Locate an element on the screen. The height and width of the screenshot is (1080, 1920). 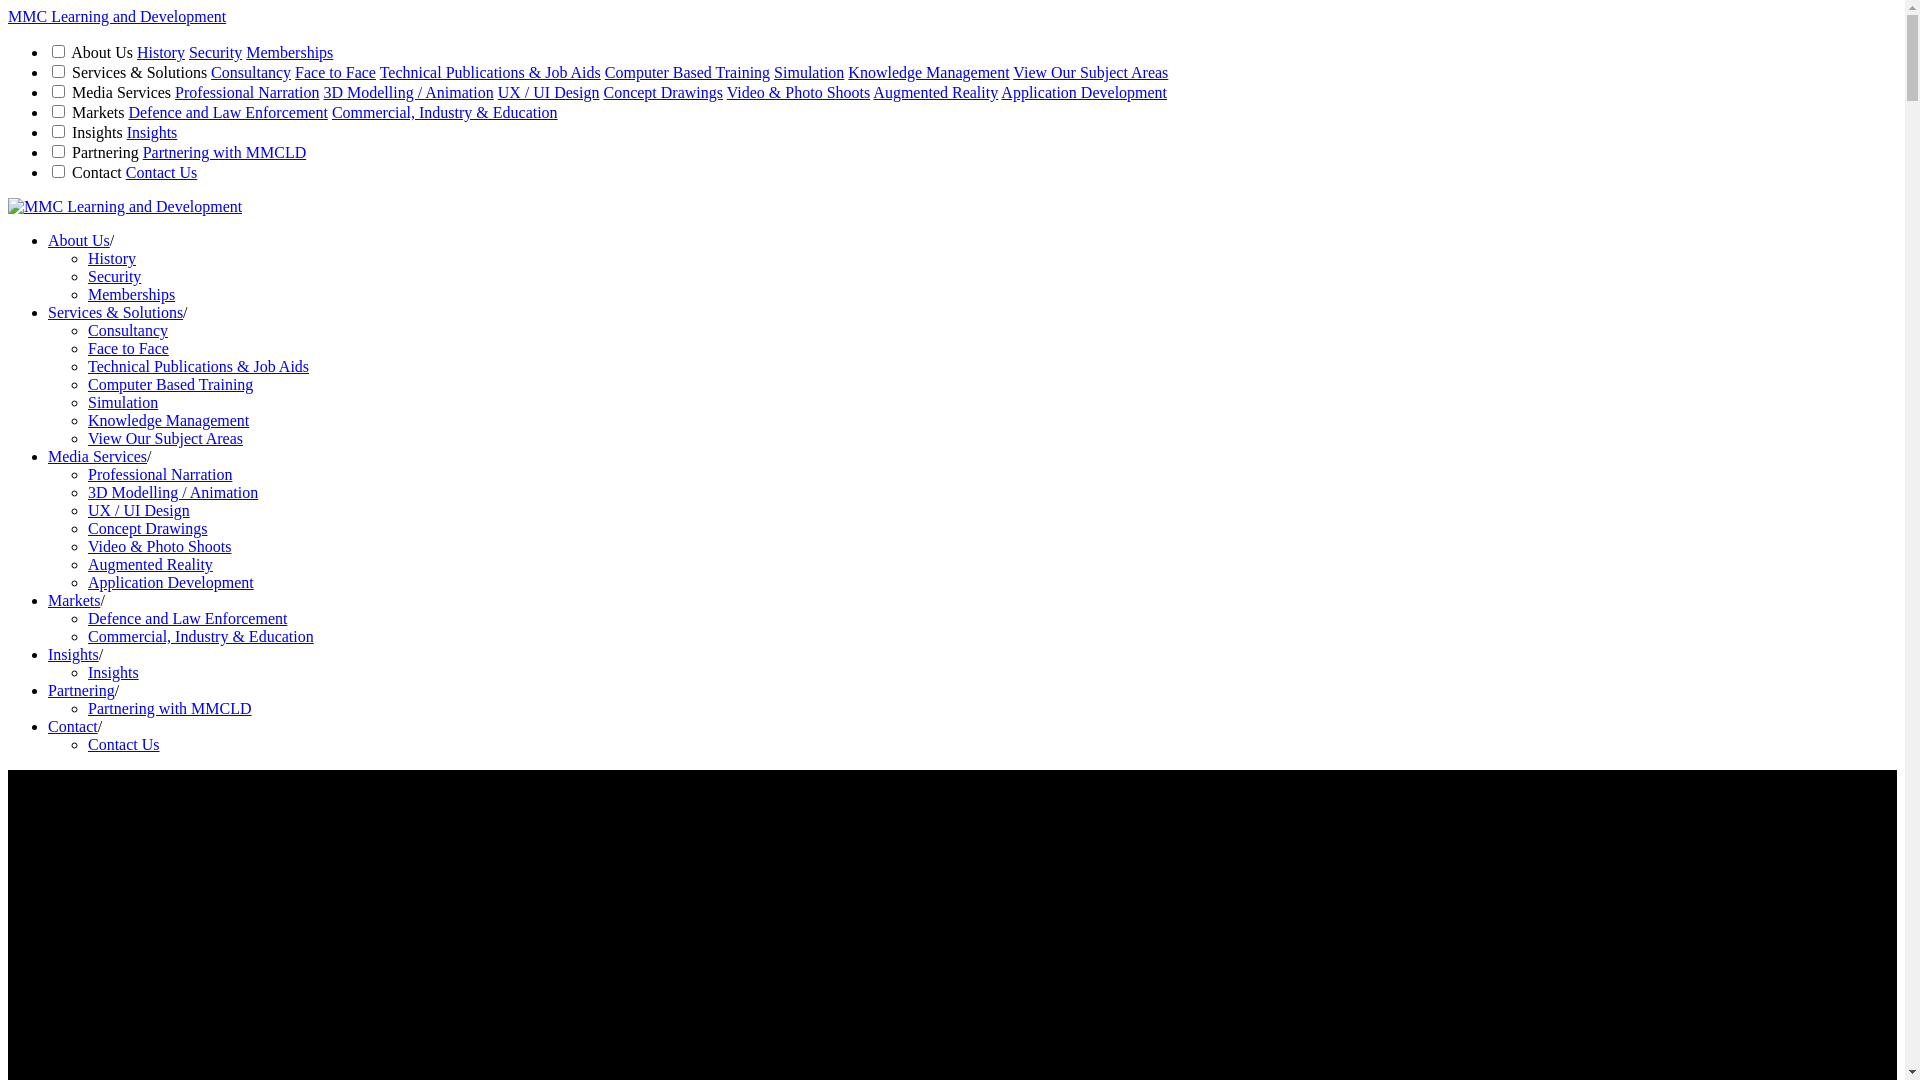
'Knowledge Management' is located at coordinates (927, 71).